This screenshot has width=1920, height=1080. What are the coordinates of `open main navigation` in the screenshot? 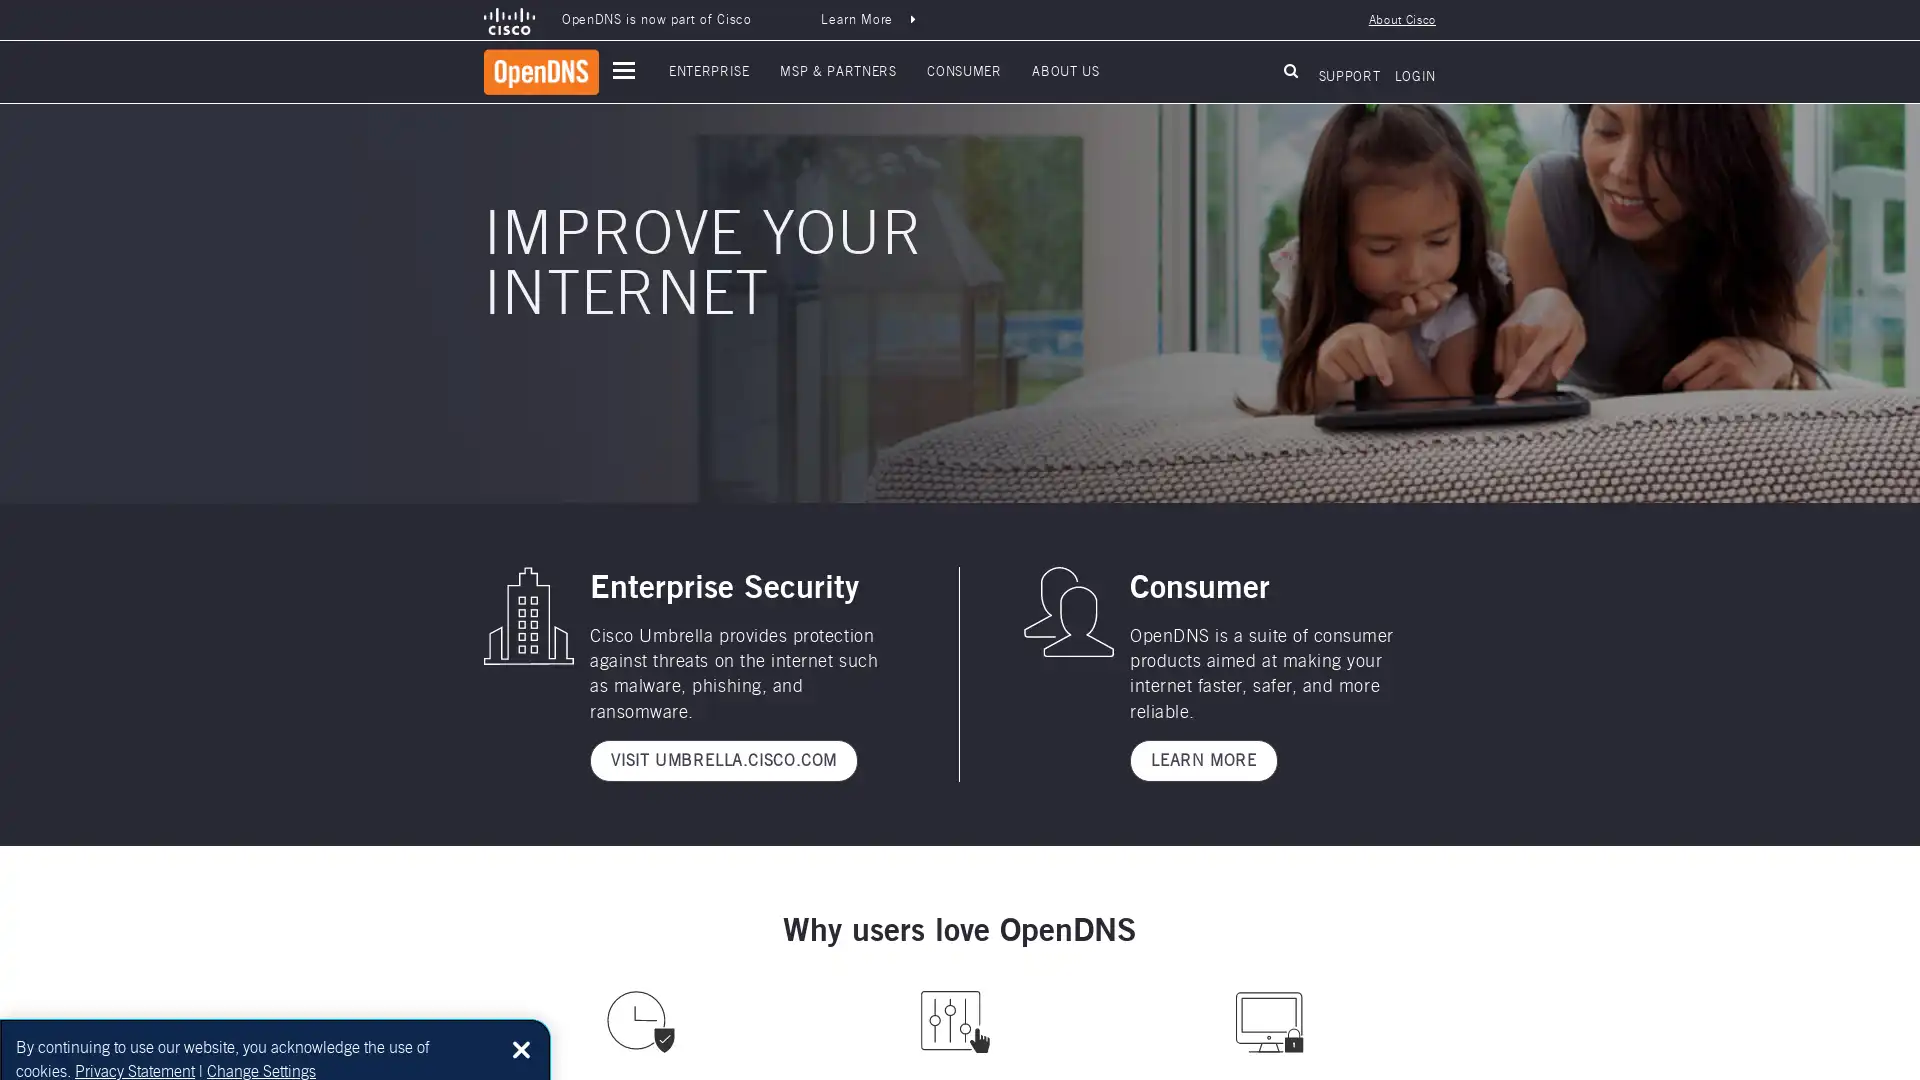 It's located at (623, 69).